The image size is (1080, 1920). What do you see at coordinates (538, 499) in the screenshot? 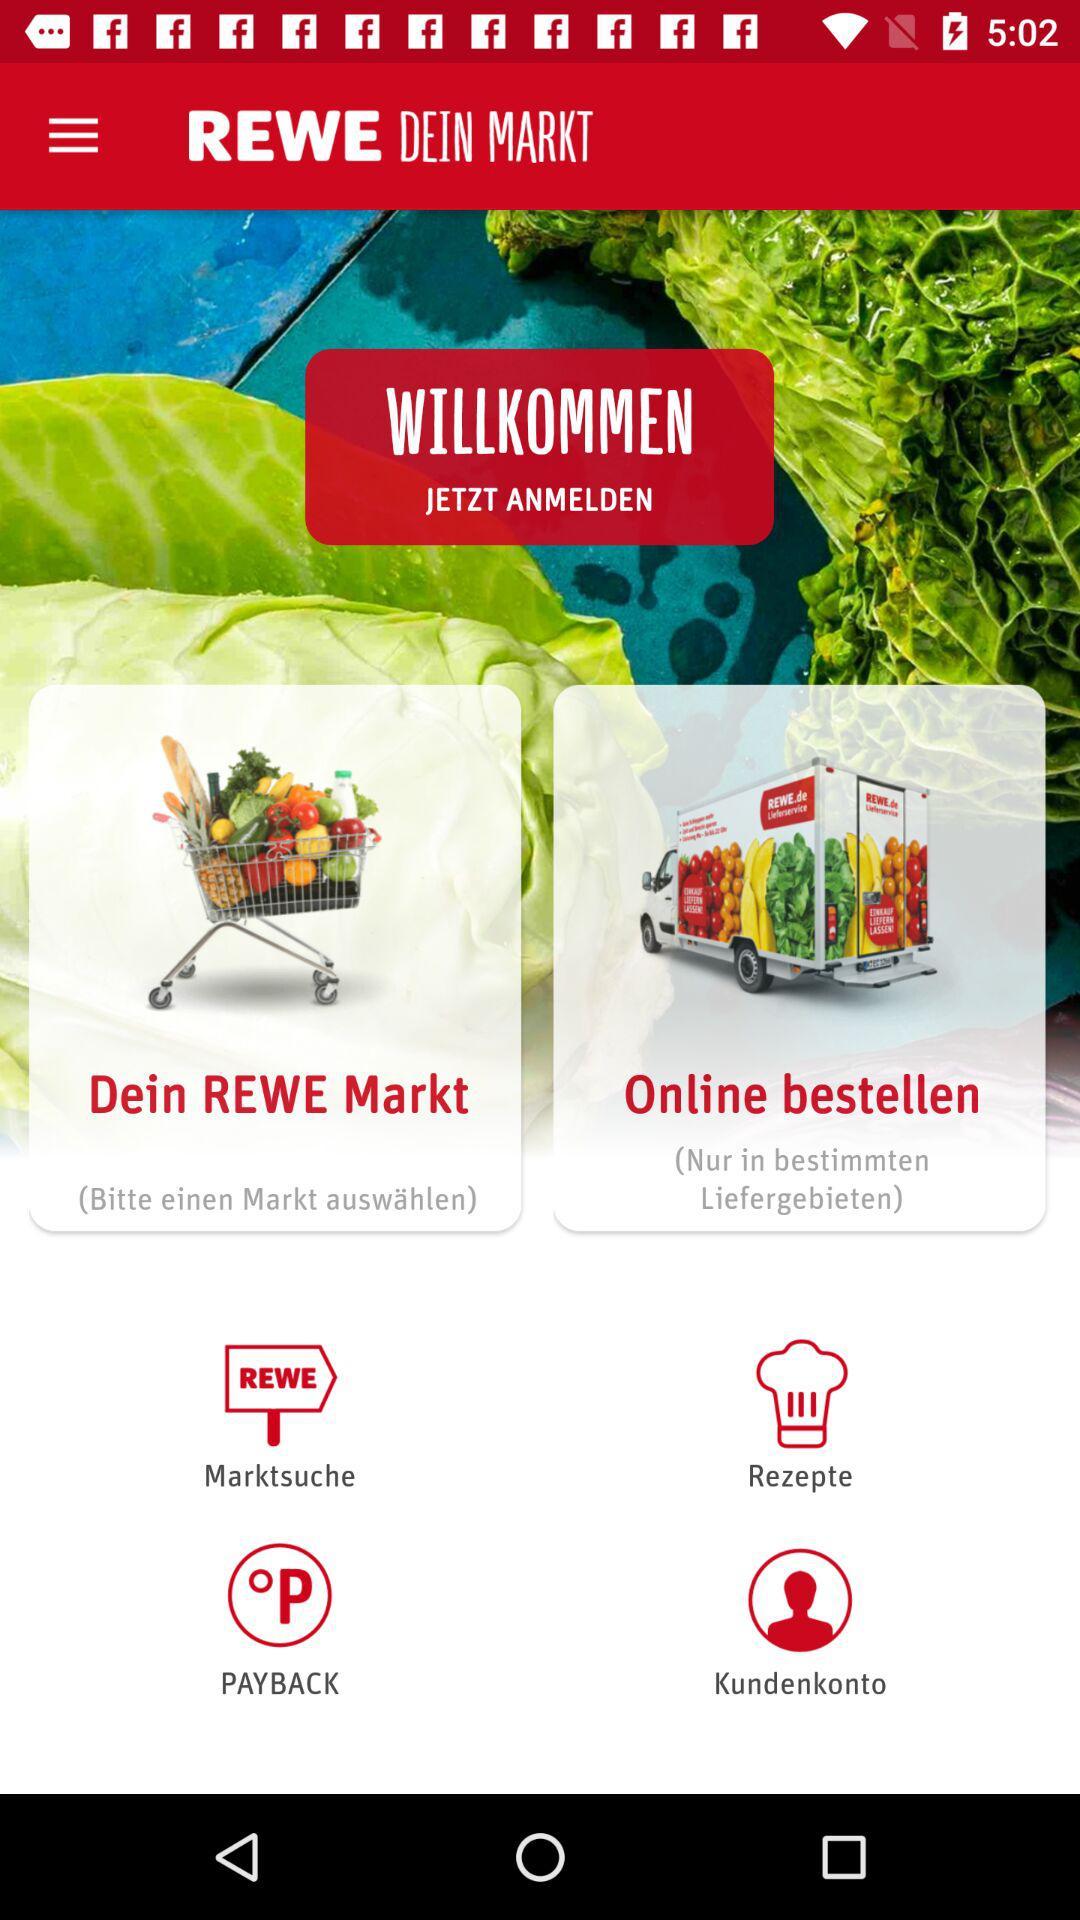
I see `the item below willkommen item` at bounding box center [538, 499].